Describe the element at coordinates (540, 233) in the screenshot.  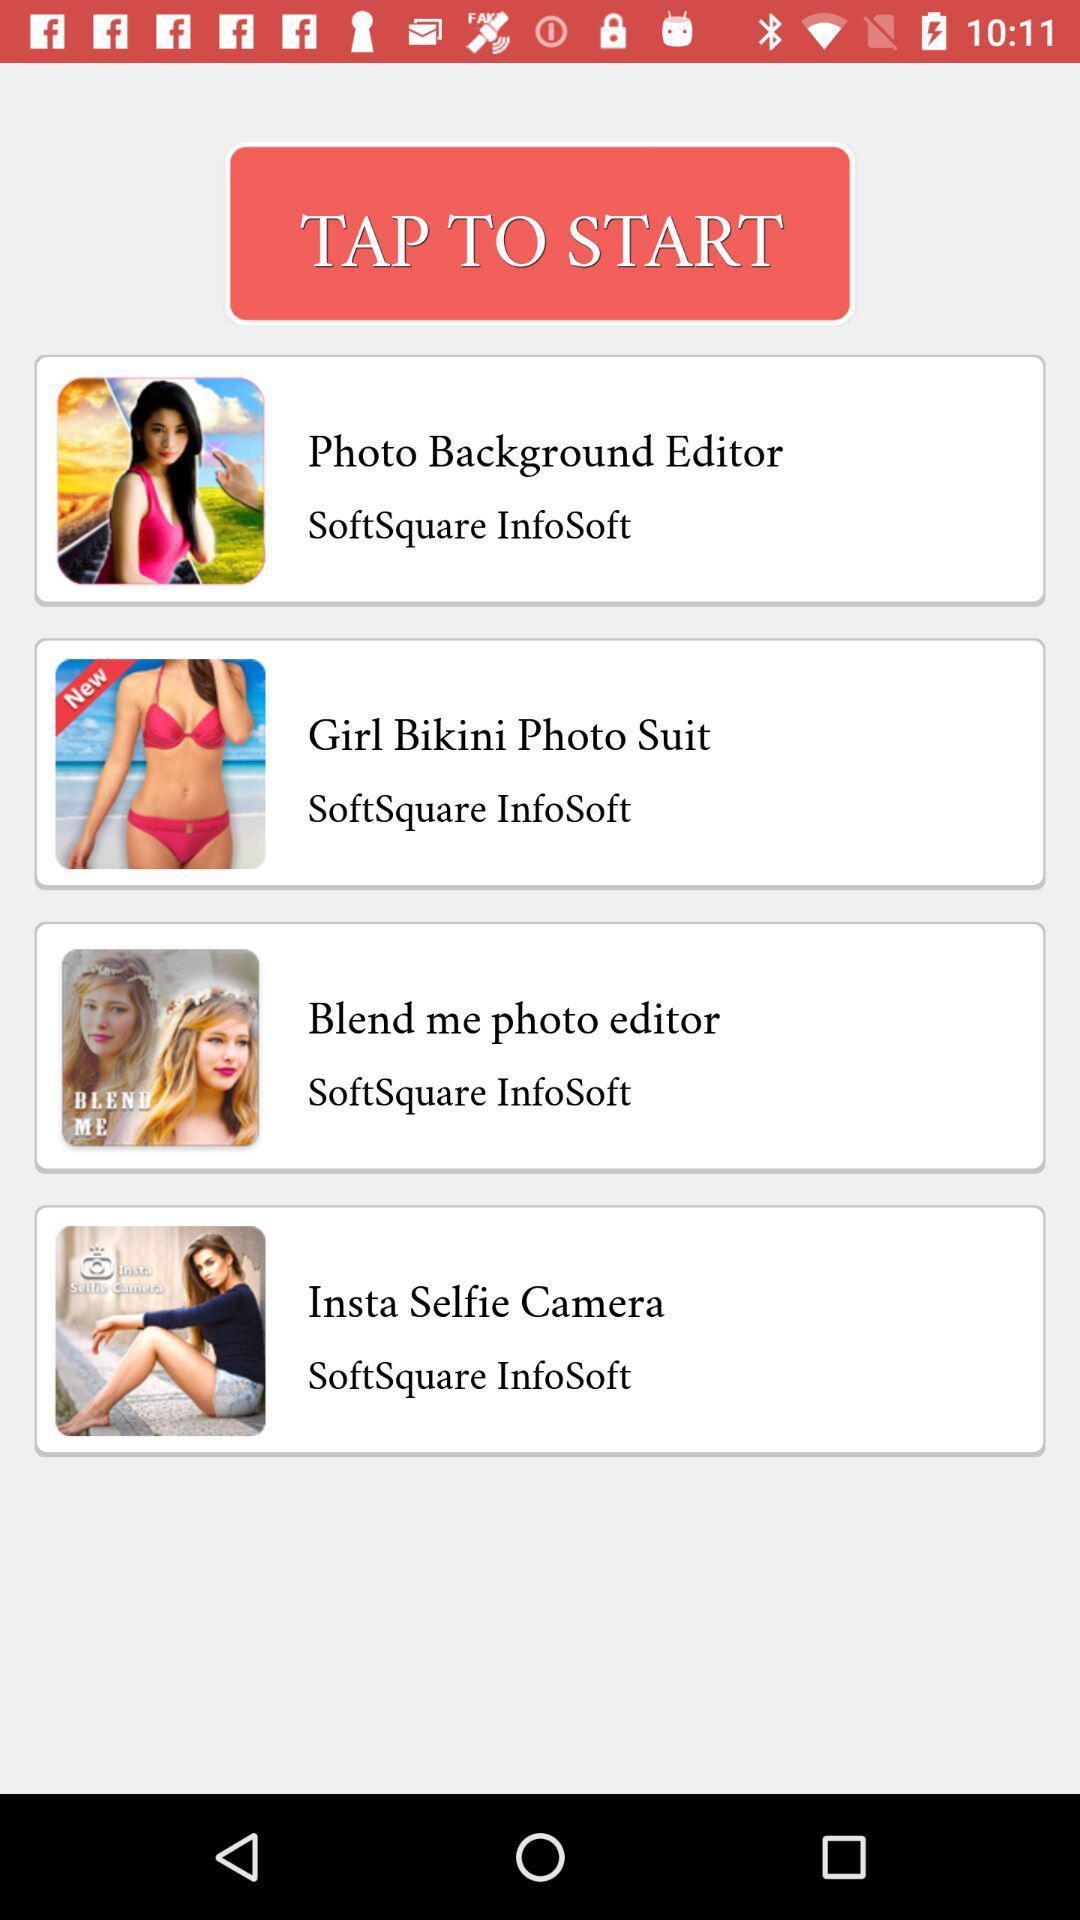
I see `tap to start icon` at that location.